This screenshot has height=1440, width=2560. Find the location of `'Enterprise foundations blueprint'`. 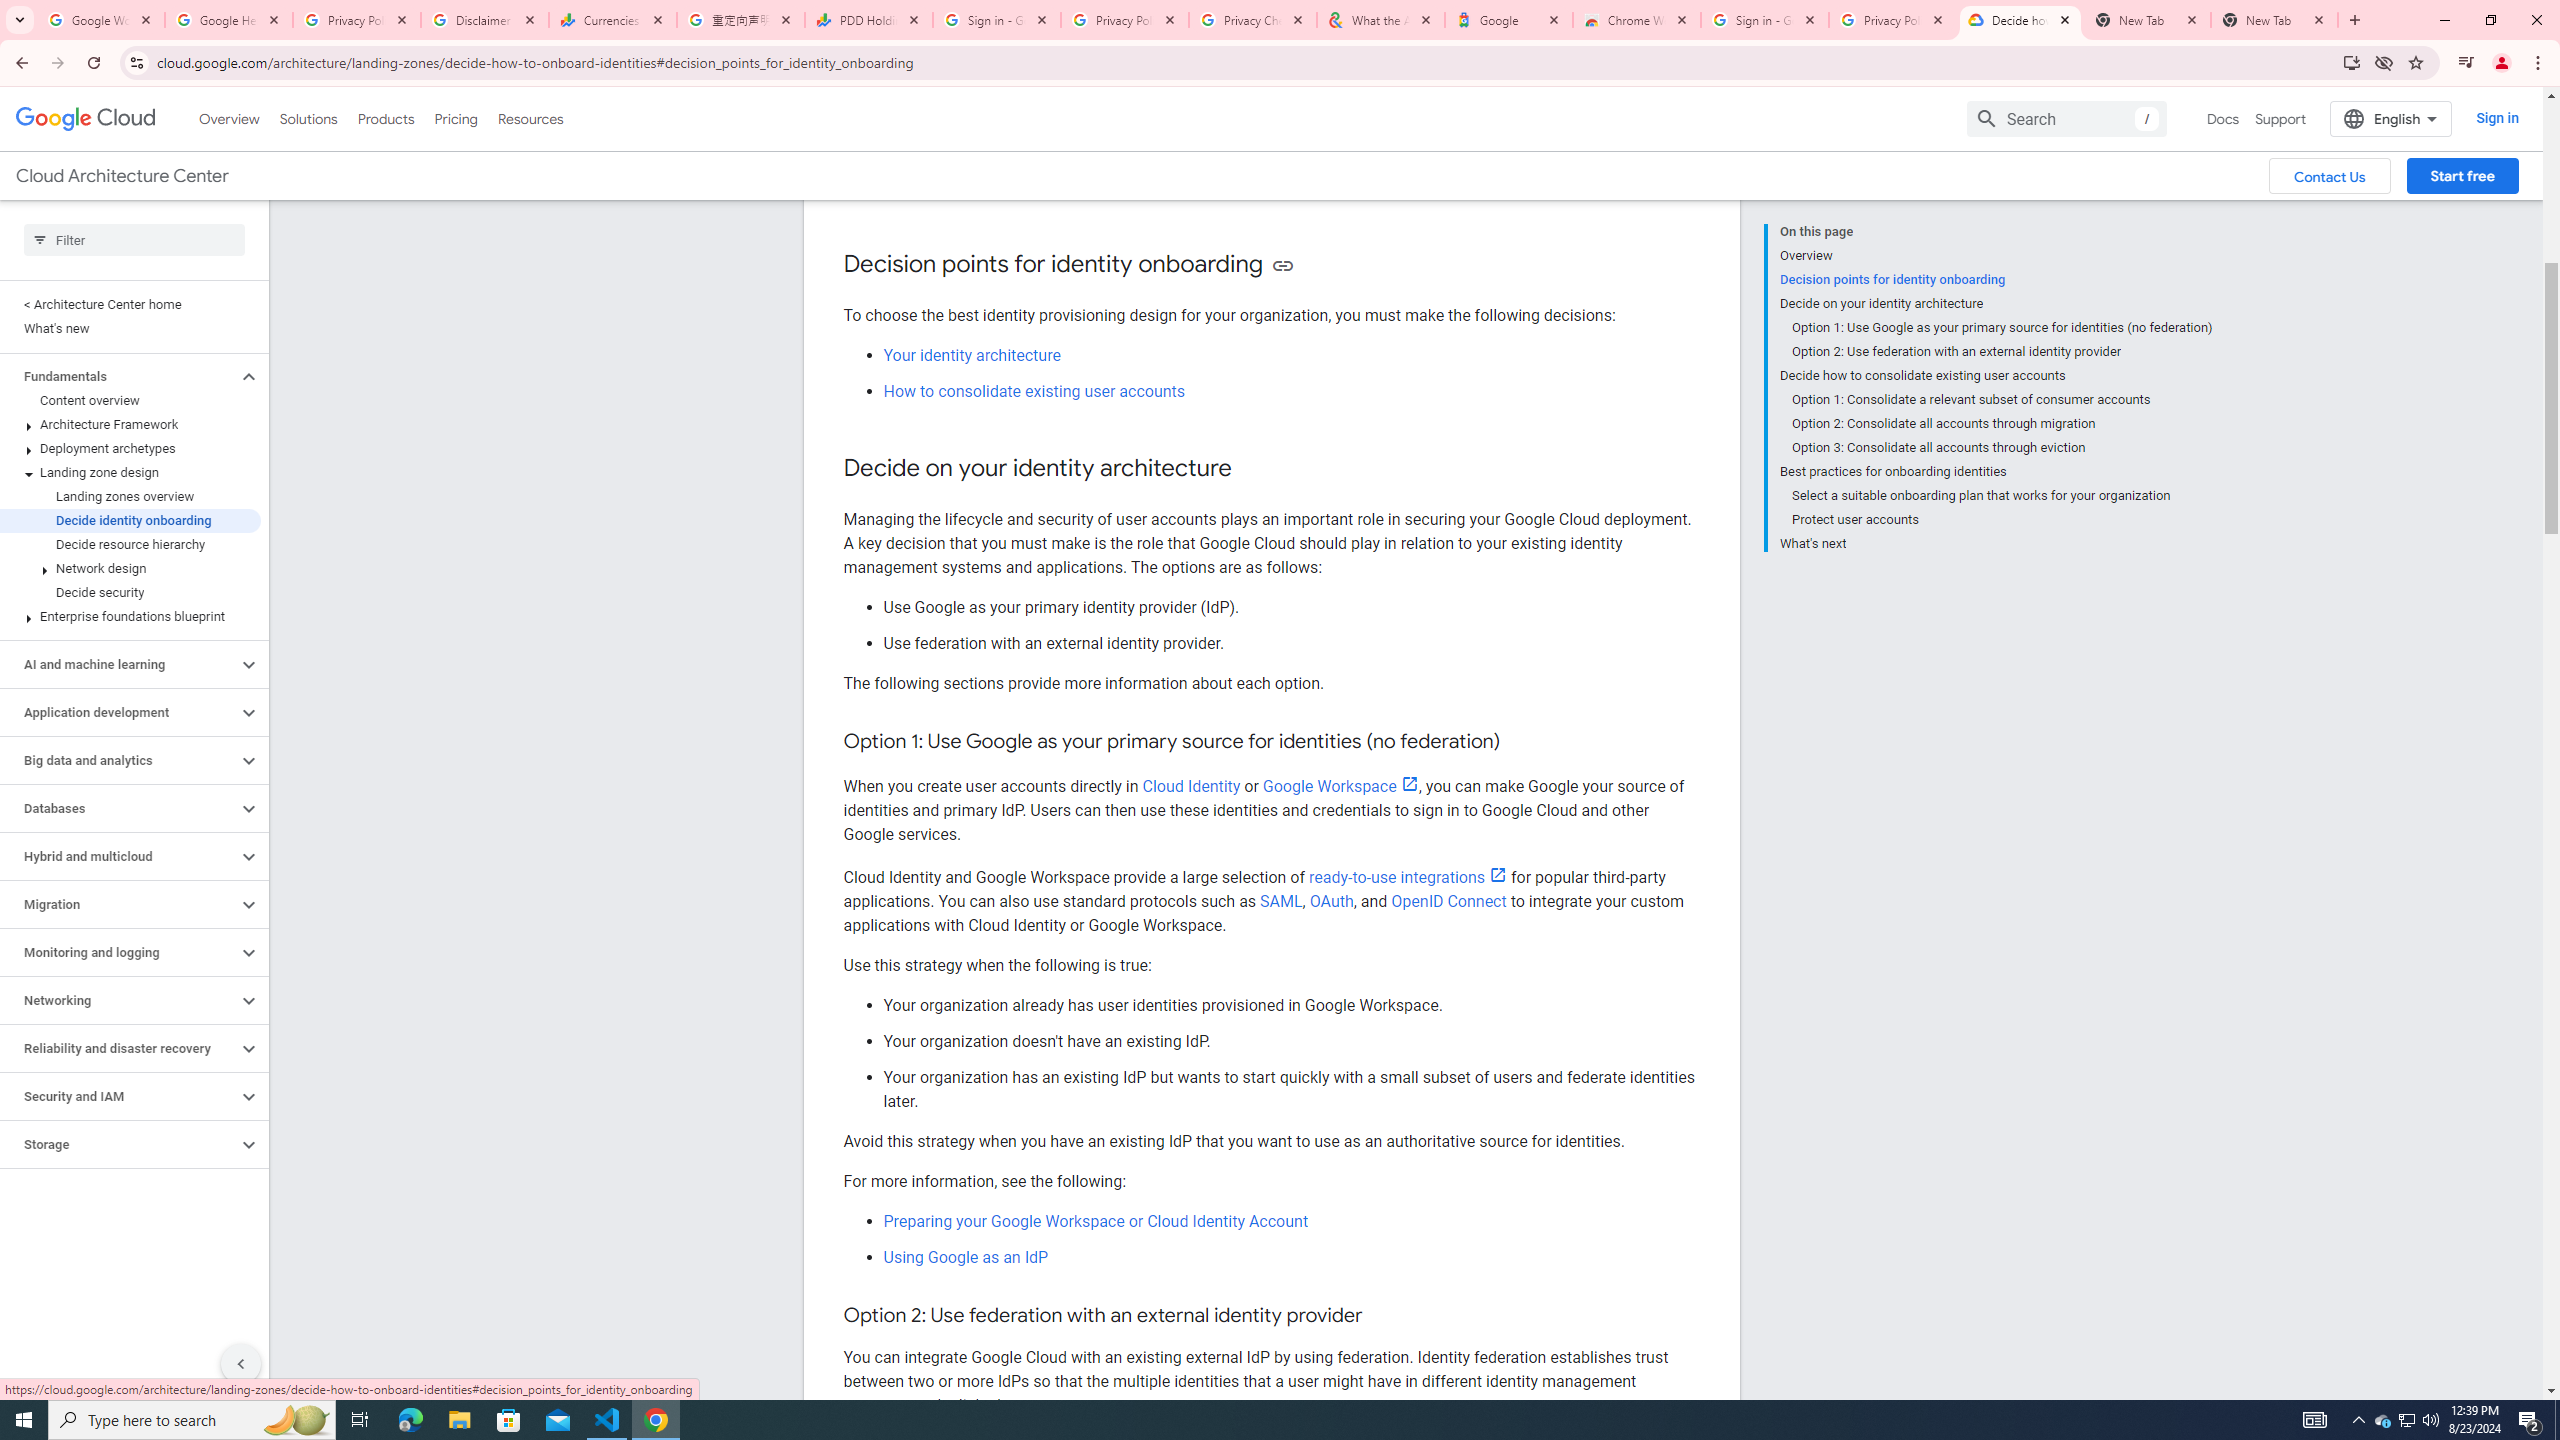

'Enterprise foundations blueprint' is located at coordinates (130, 616).